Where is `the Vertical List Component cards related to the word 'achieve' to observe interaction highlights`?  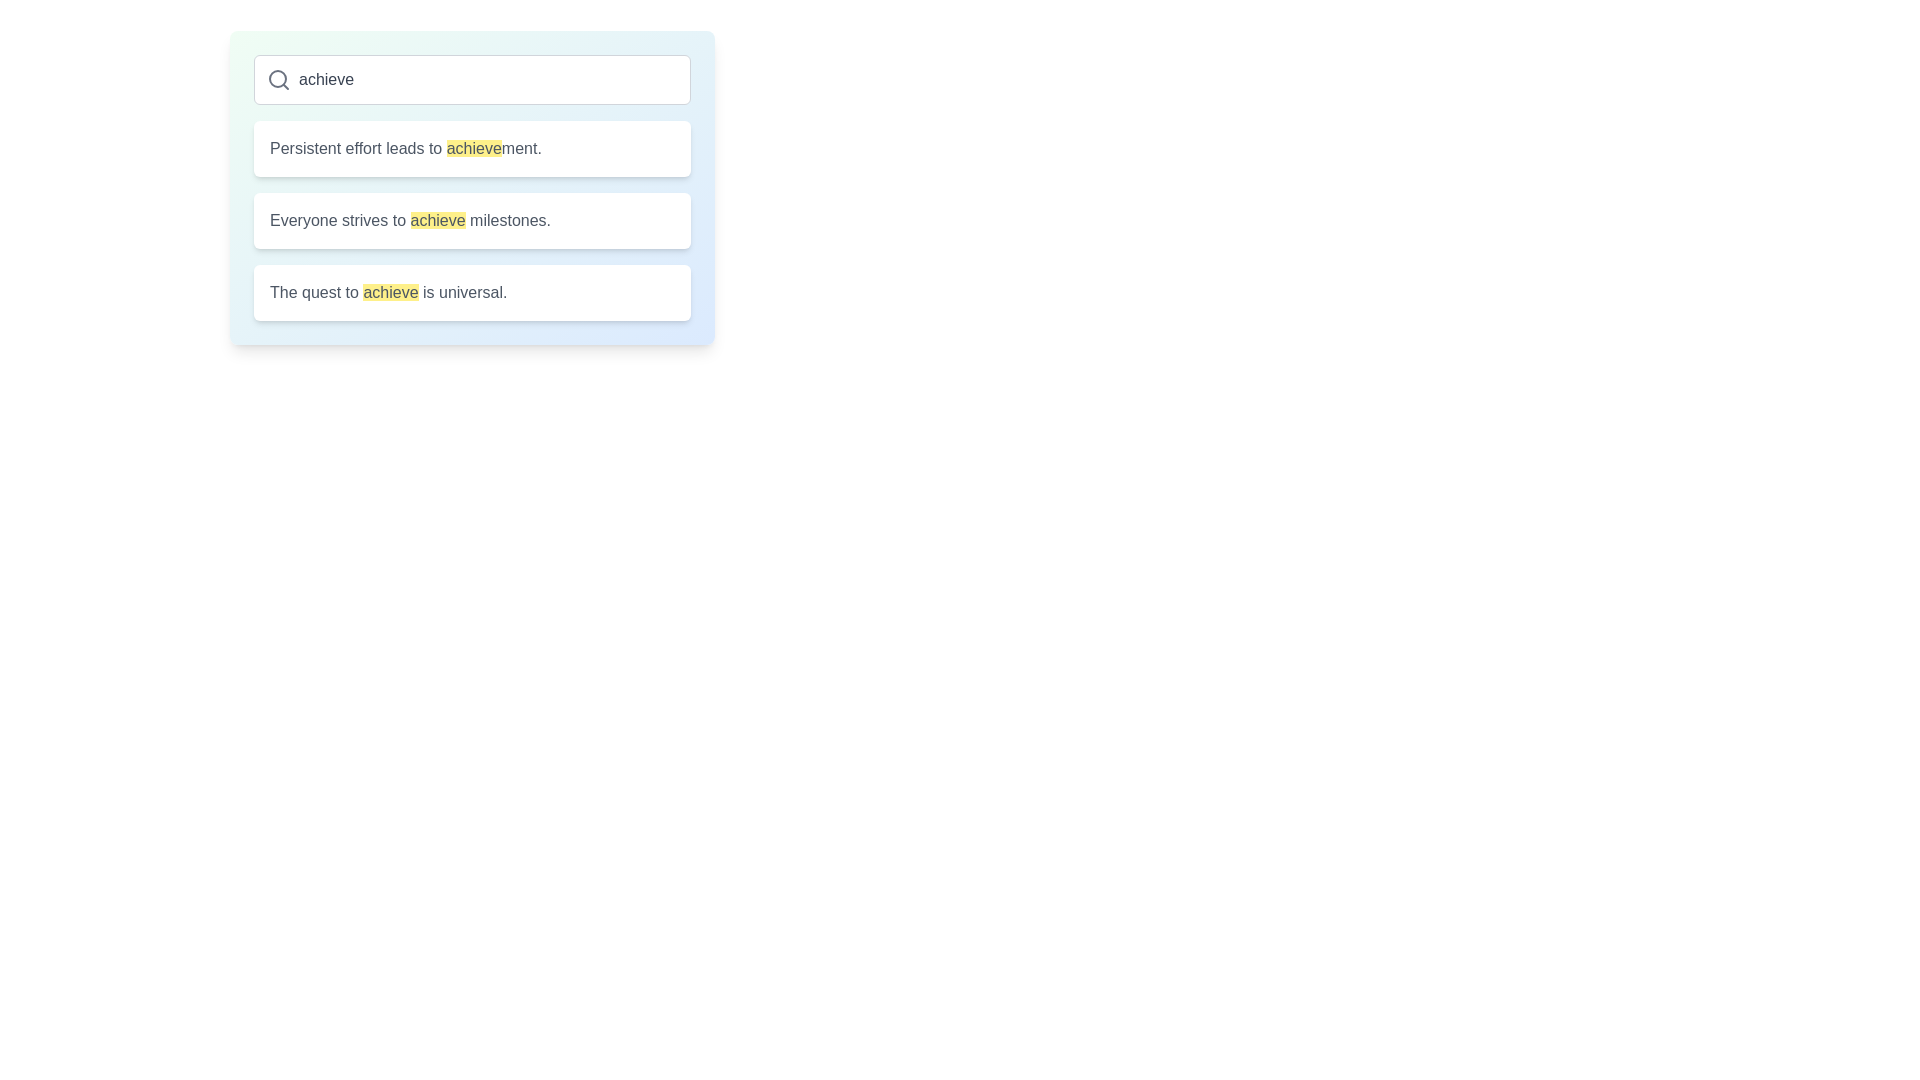 the Vertical List Component cards related to the word 'achieve' to observe interaction highlights is located at coordinates (471, 220).